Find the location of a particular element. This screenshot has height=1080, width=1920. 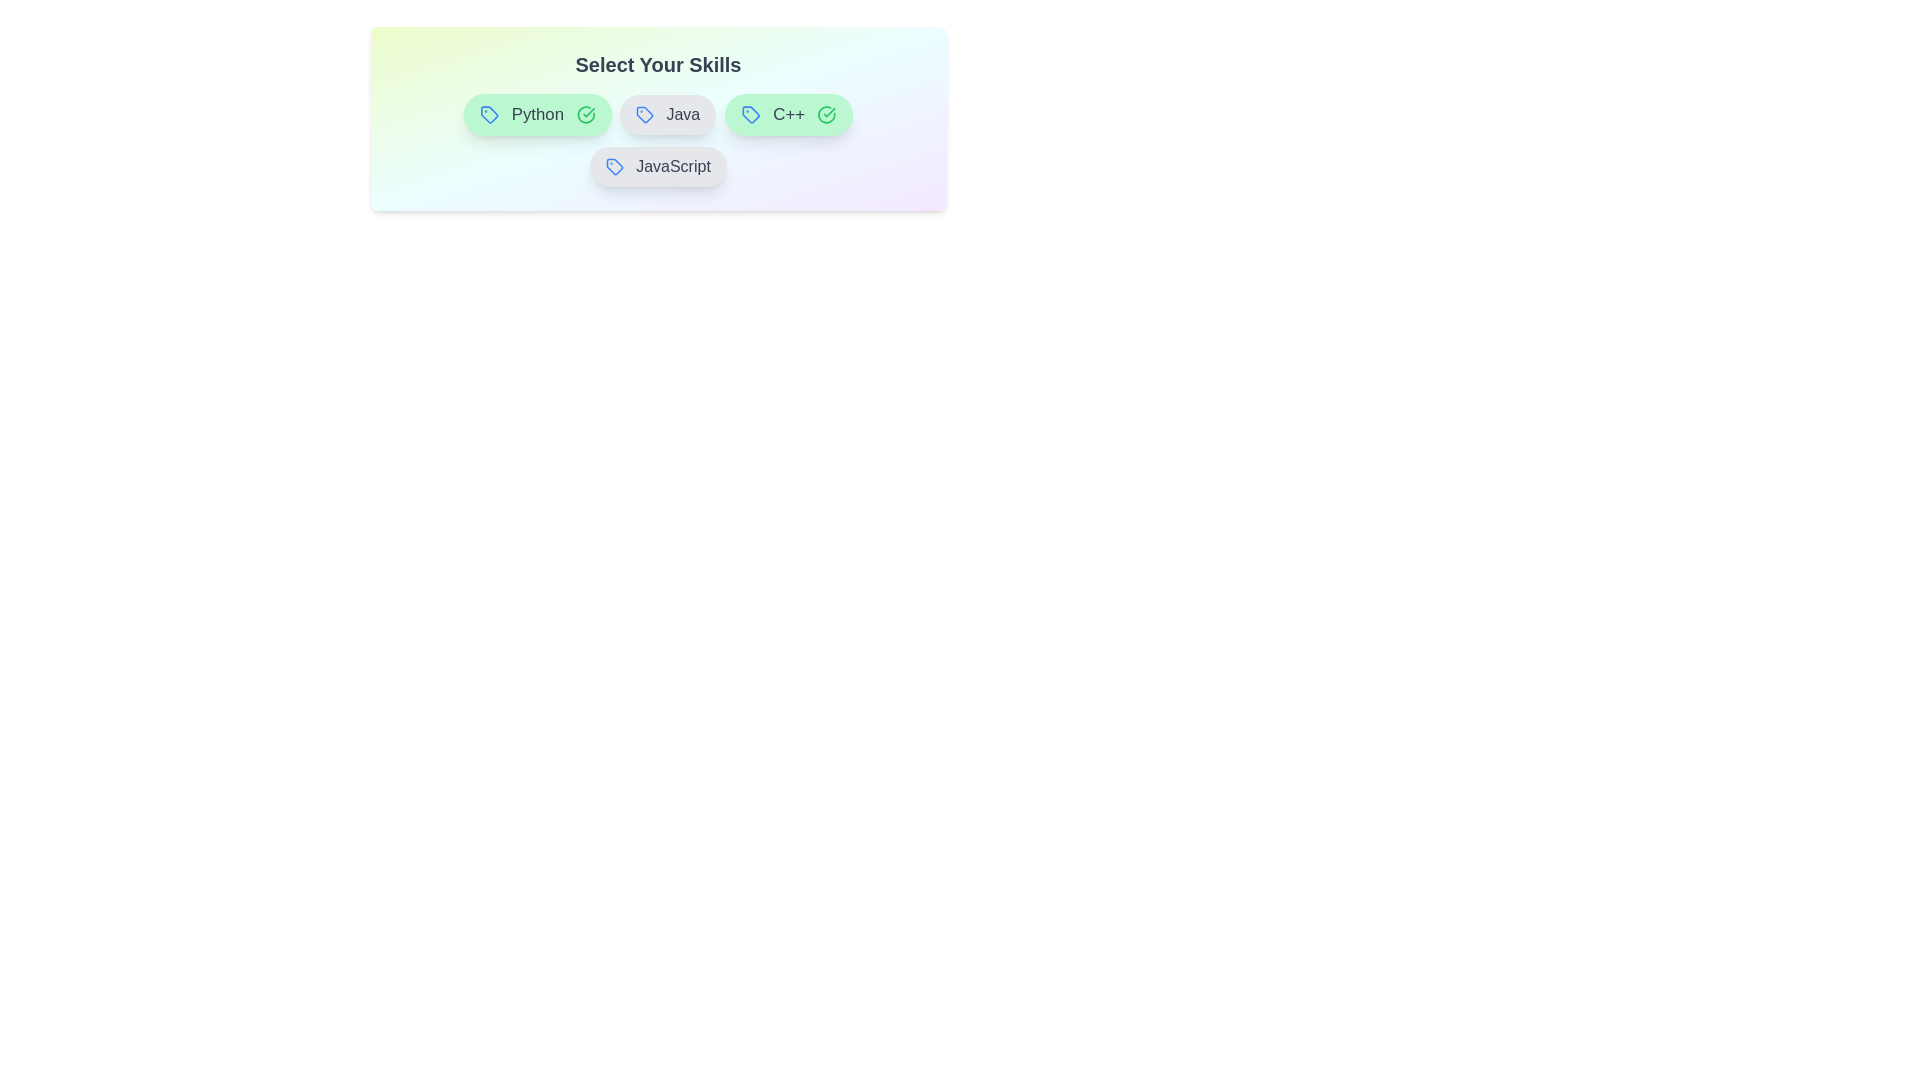

the badge for the skill Java is located at coordinates (667, 115).